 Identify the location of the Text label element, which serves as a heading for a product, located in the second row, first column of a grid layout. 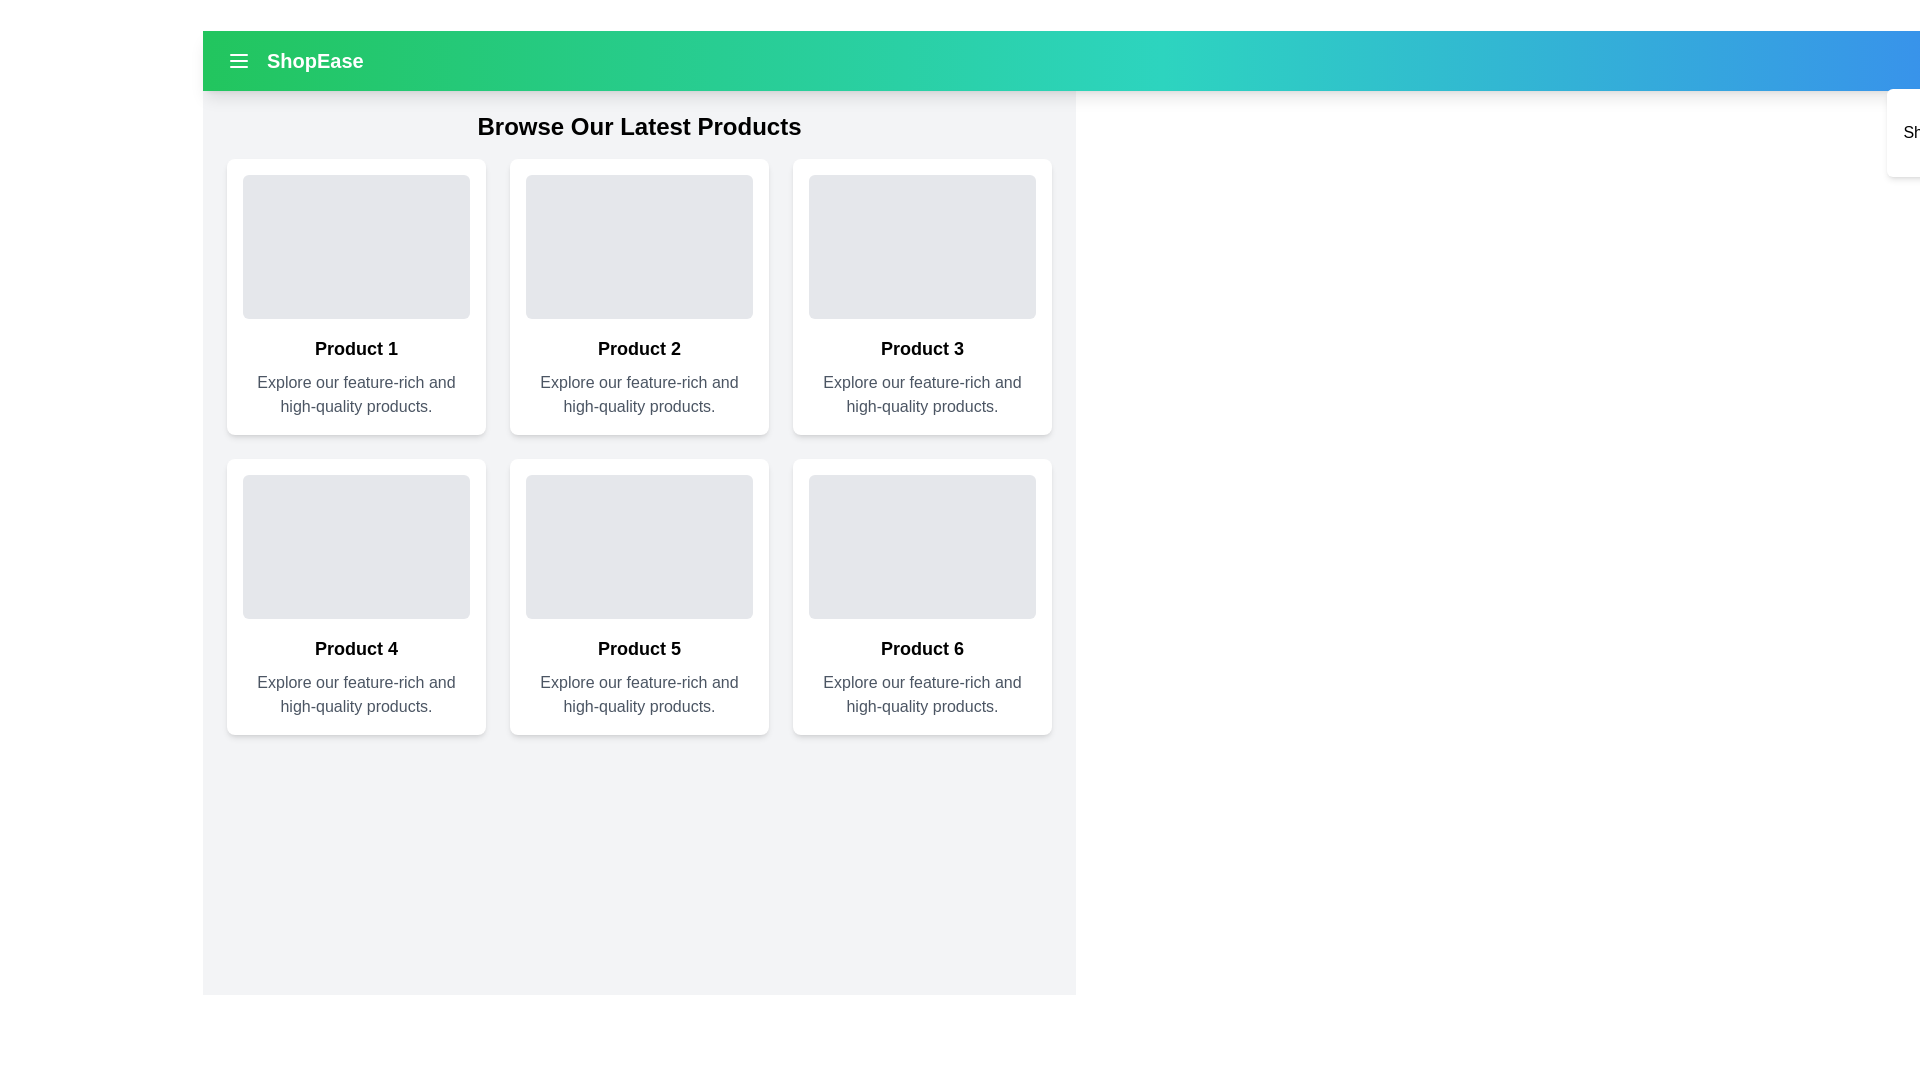
(356, 648).